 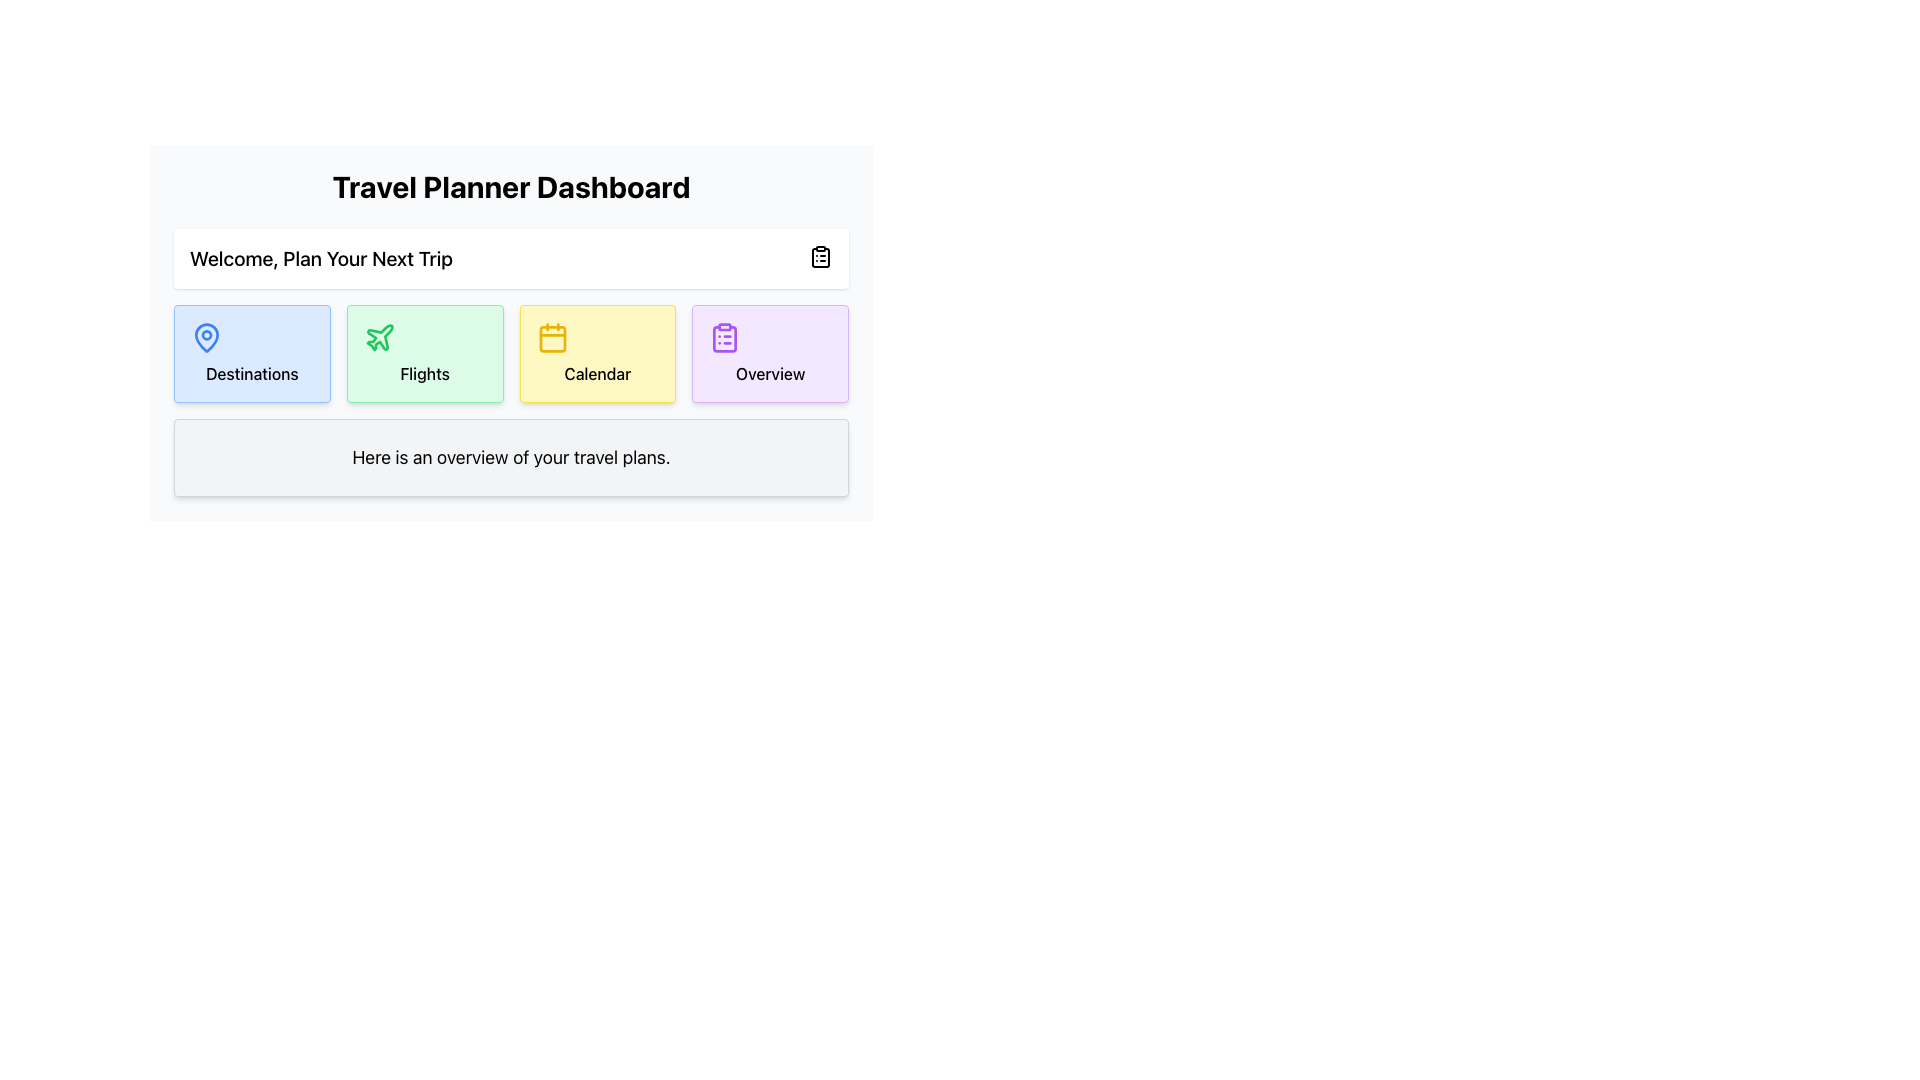 I want to click on the 'Overview' text label located within the fourth card in a row of four interactive cards, positioned below the header 'Welcome, Plan Your Next Trip' and above a paragraph describing travel plans, so click(x=769, y=374).